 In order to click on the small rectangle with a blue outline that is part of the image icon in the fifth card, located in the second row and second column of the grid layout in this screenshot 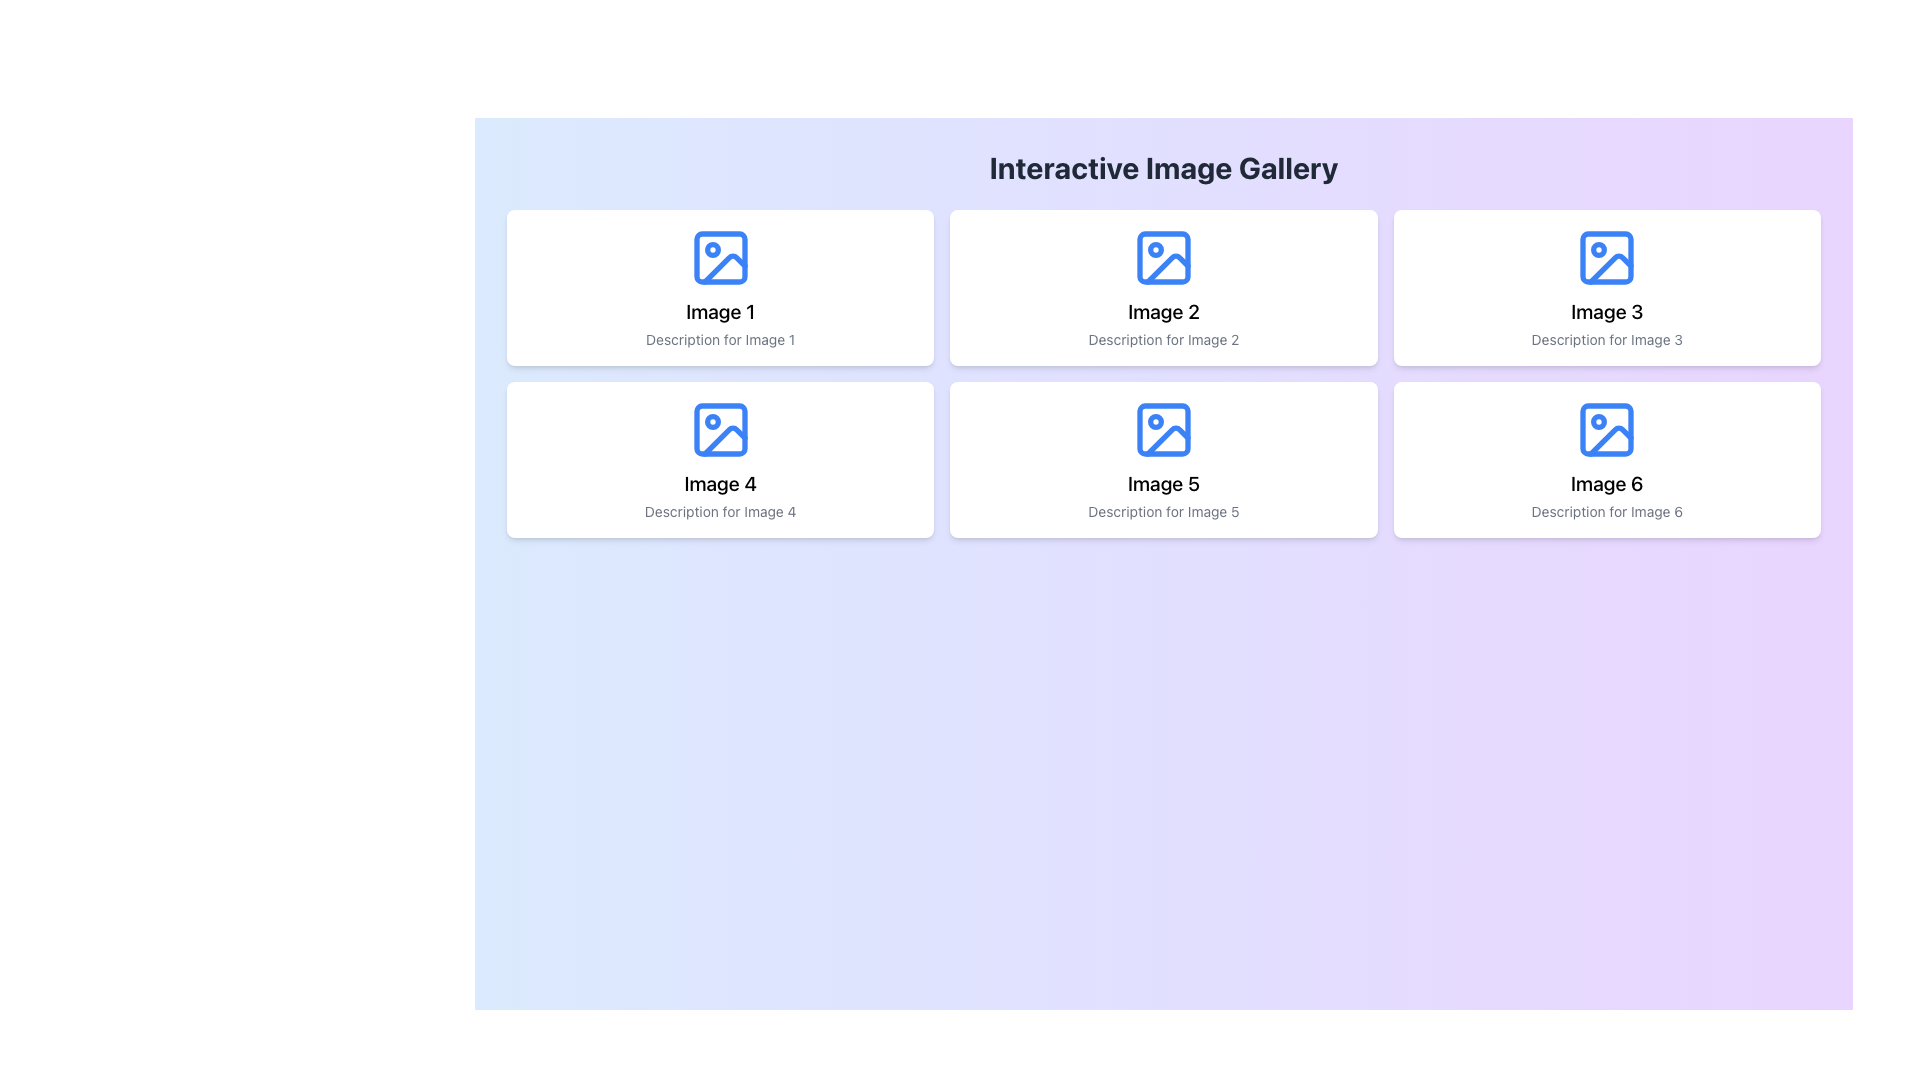, I will do `click(1163, 428)`.